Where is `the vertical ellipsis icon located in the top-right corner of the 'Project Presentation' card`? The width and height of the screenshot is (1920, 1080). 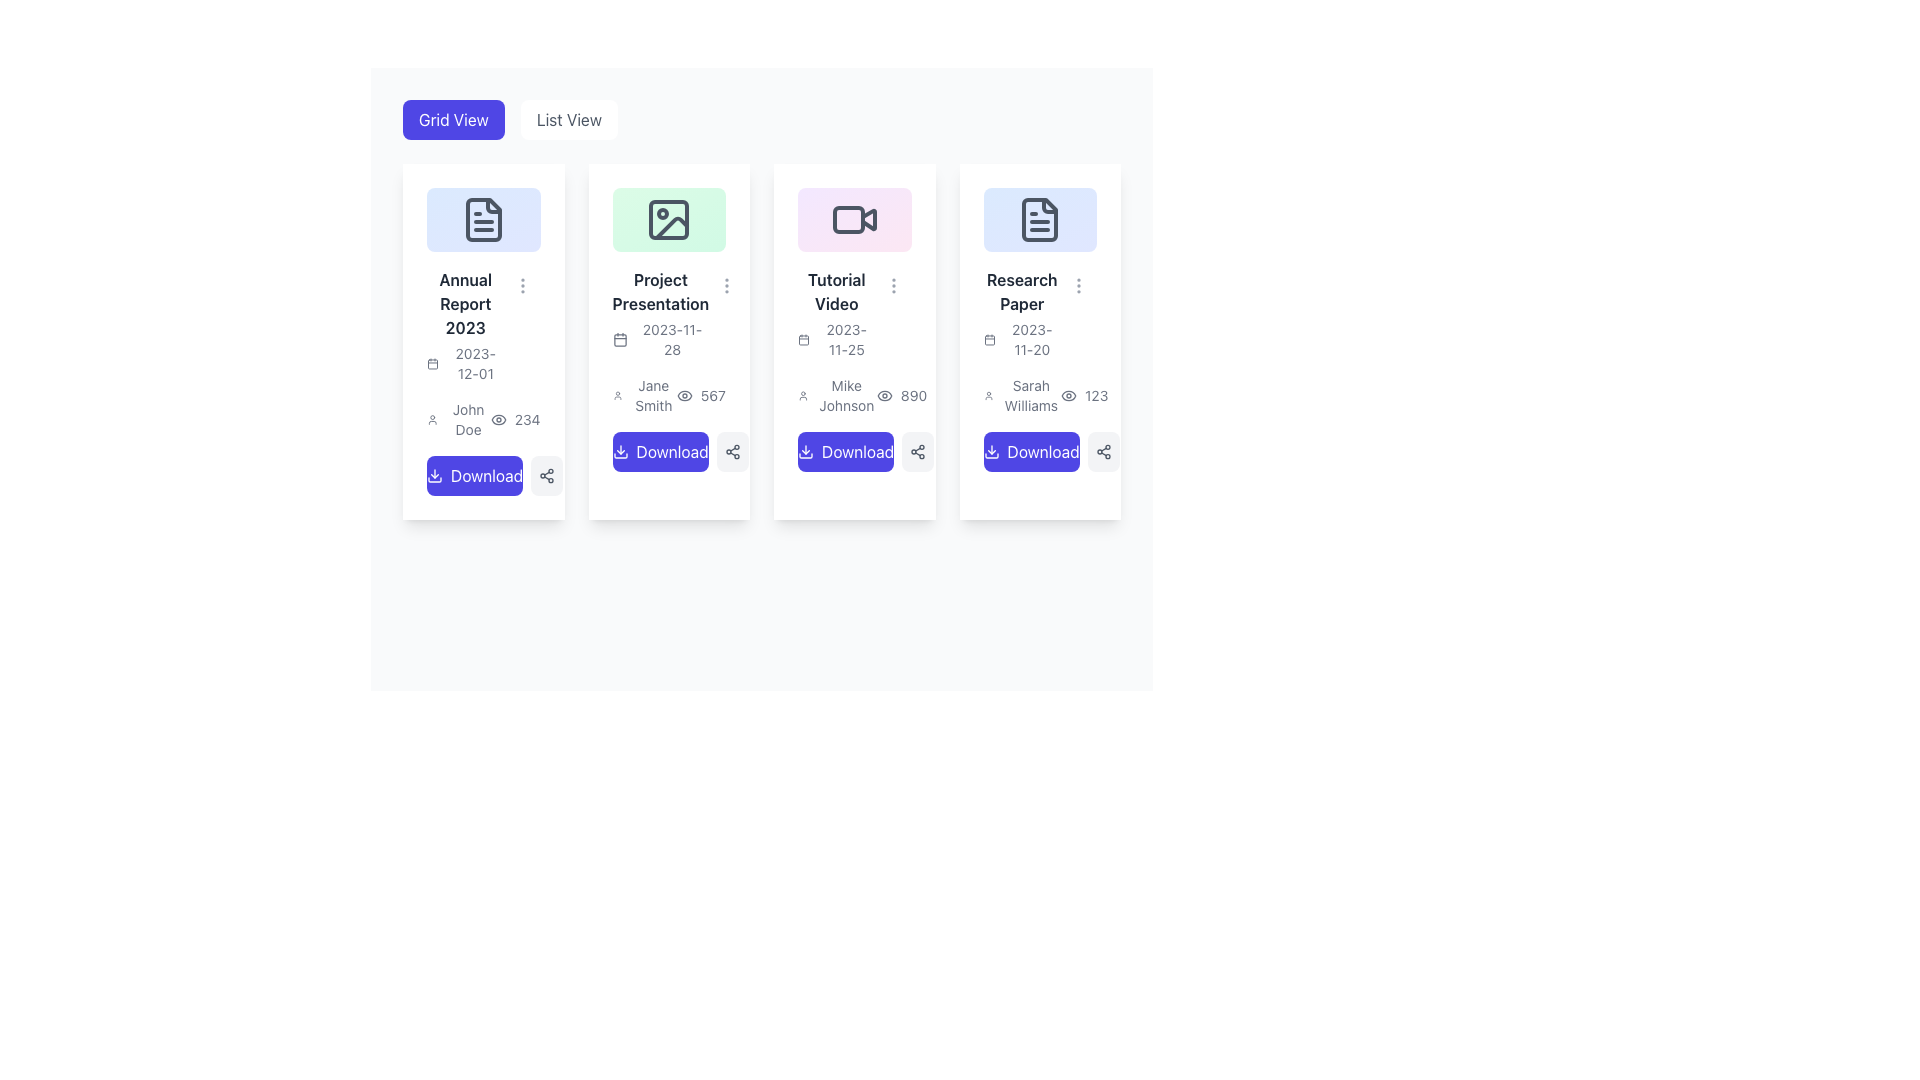
the vertical ellipsis icon located in the top-right corner of the 'Project Presentation' card is located at coordinates (726, 285).